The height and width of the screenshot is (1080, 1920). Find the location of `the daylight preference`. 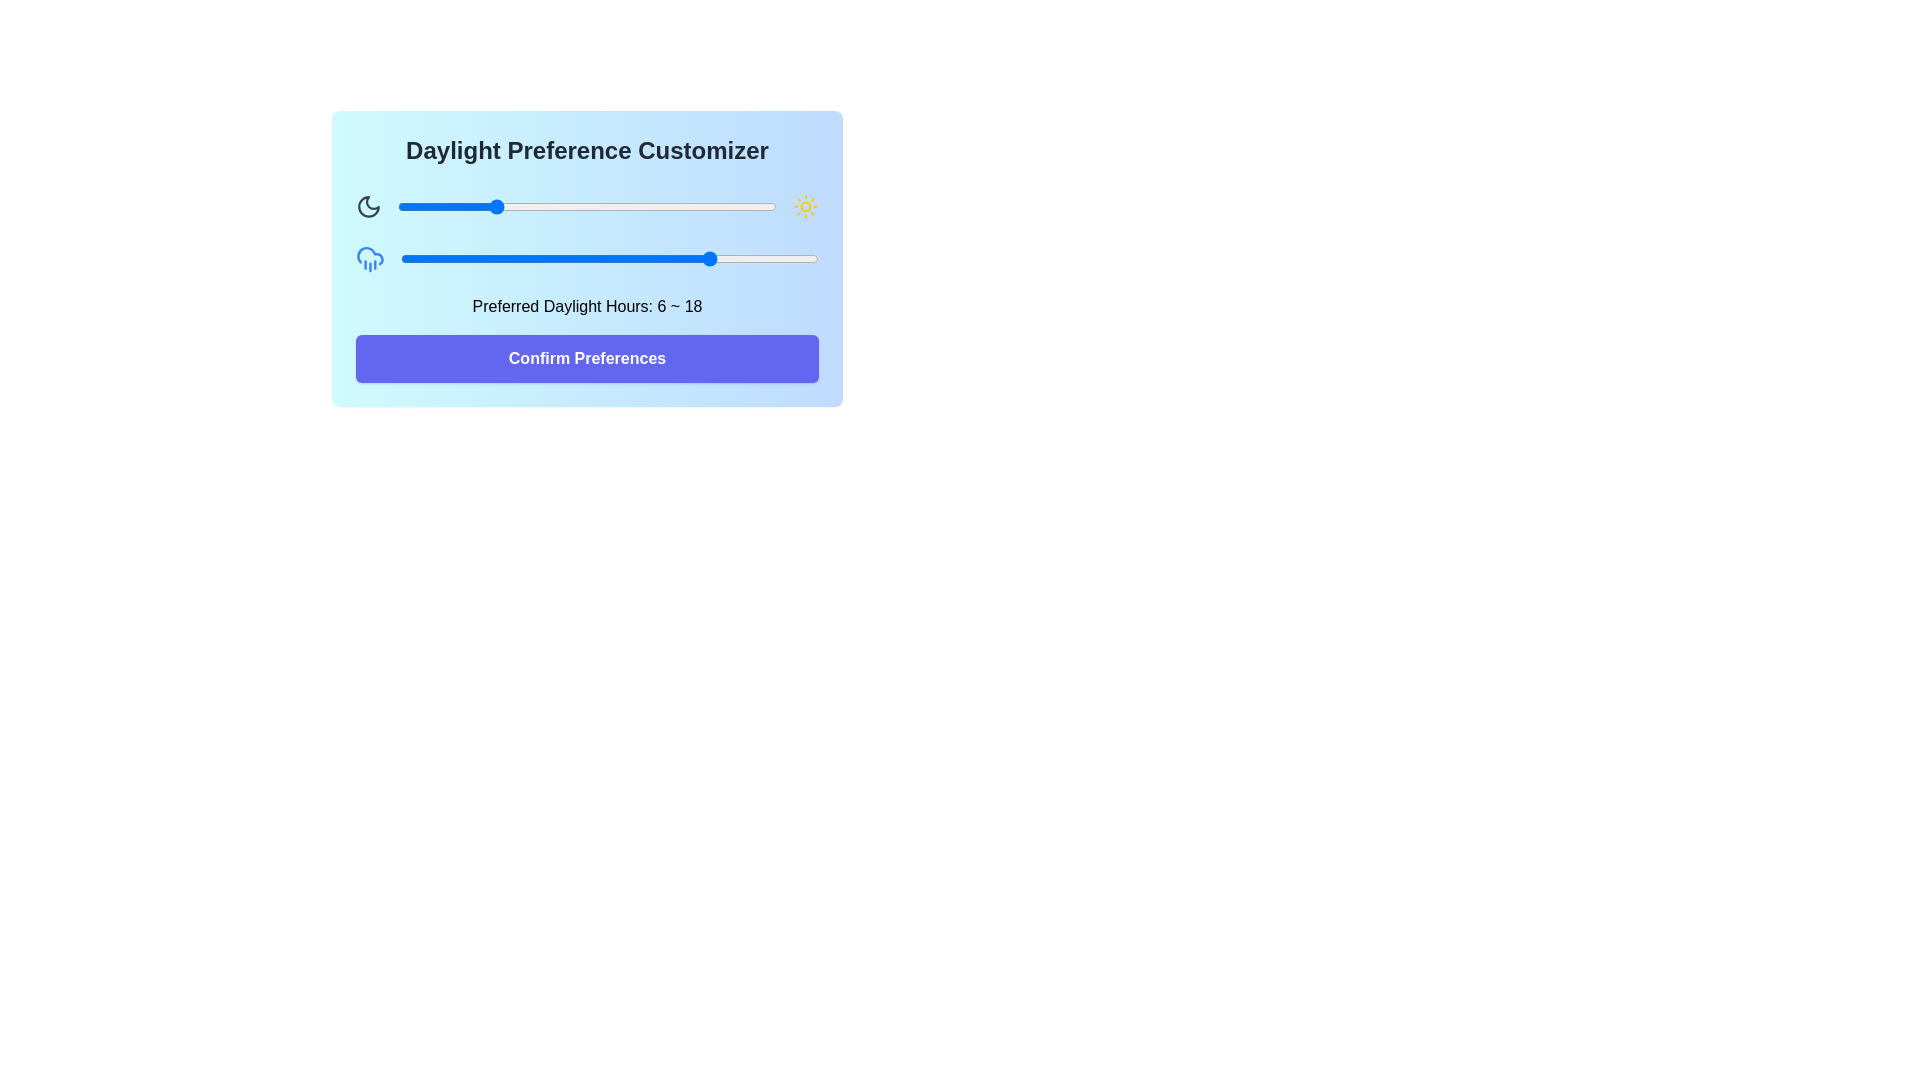

the daylight preference is located at coordinates (434, 257).